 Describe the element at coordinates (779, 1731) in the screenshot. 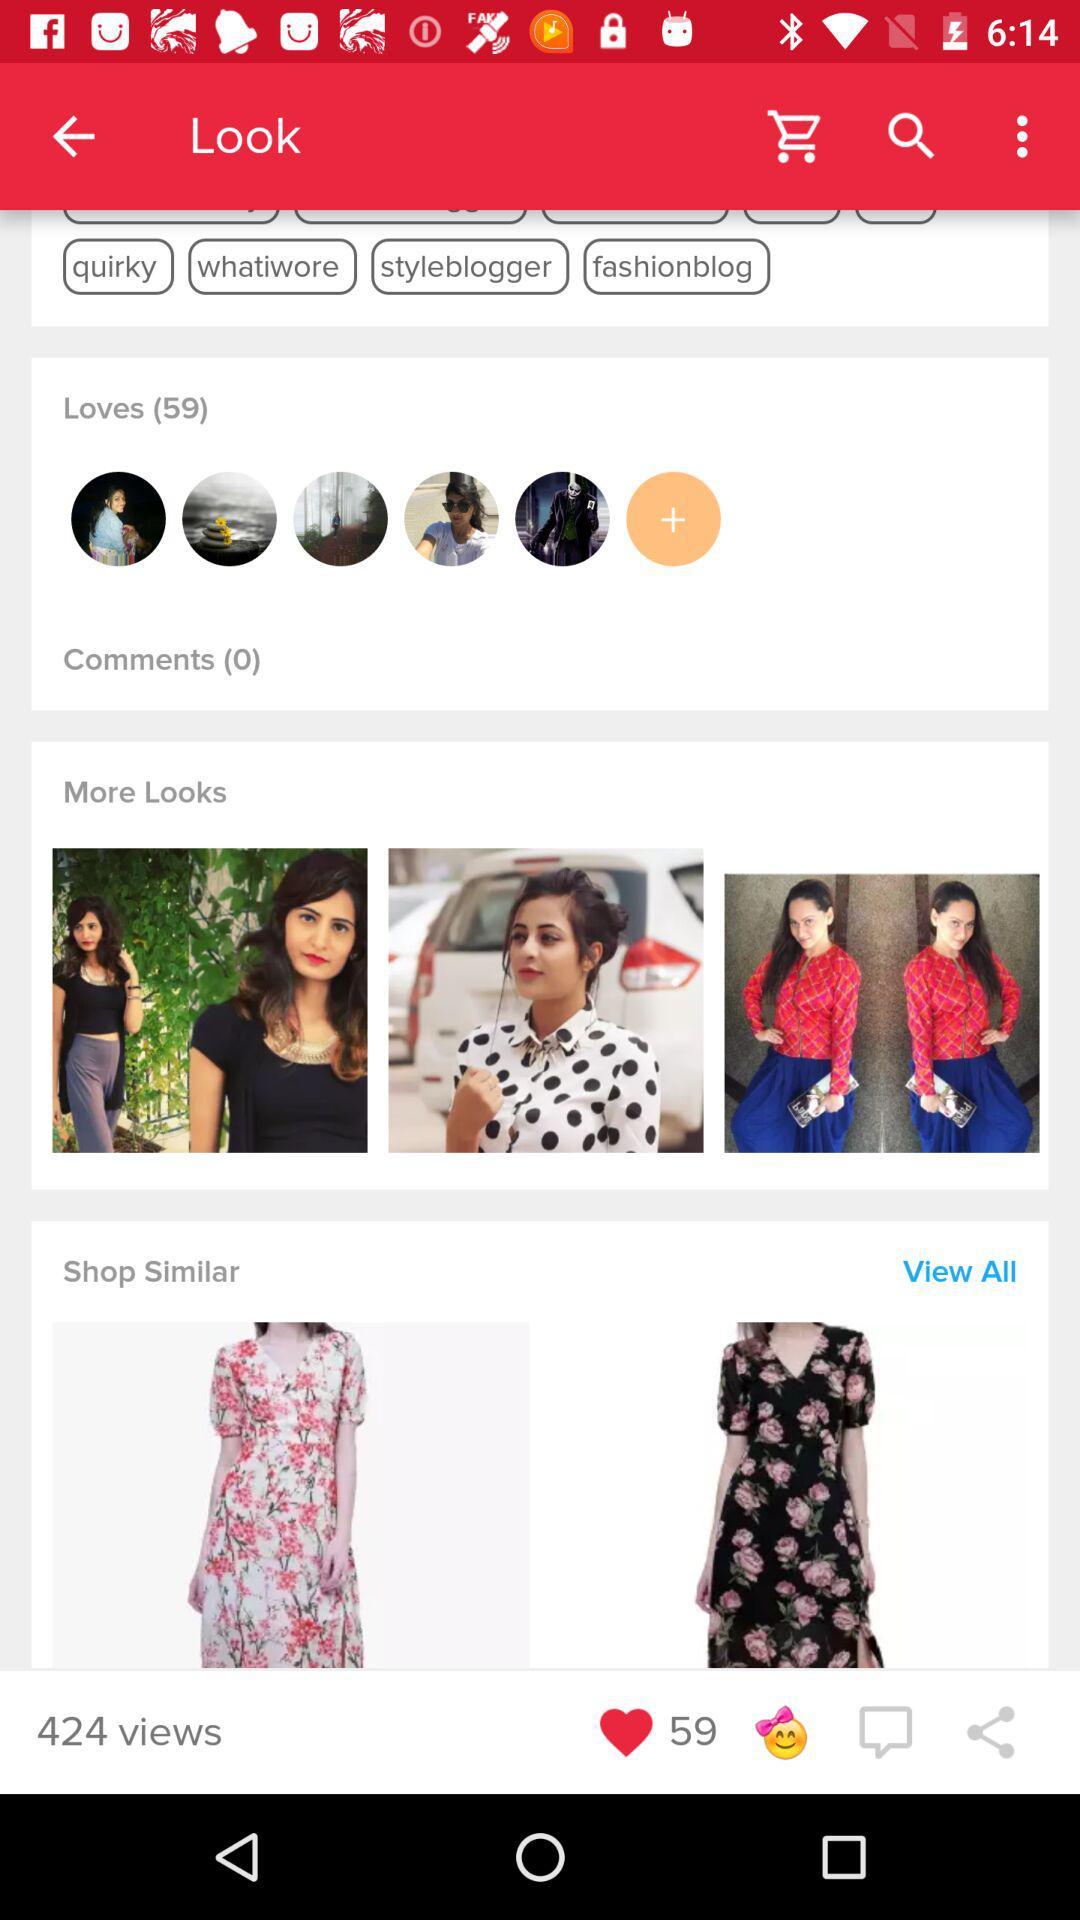

I see `the emoji icon` at that location.